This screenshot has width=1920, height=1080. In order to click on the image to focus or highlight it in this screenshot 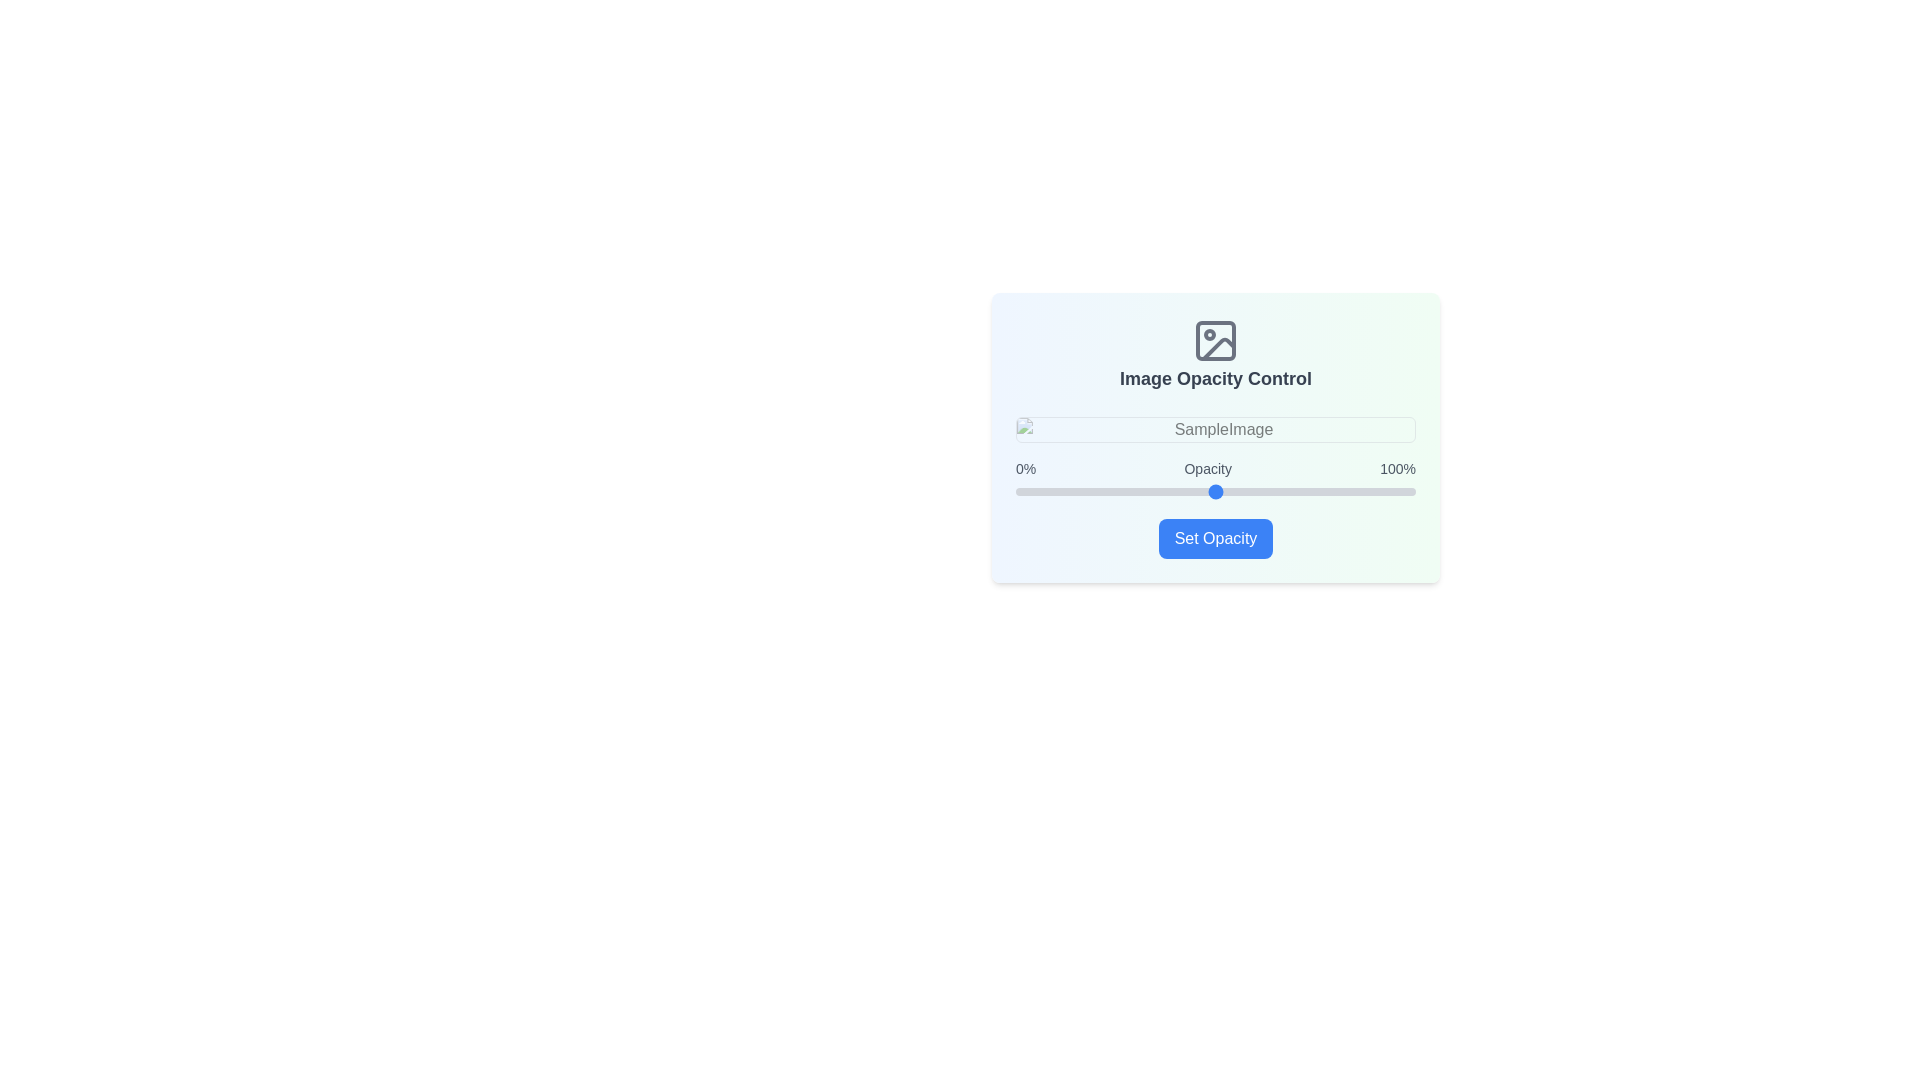, I will do `click(1214, 428)`.